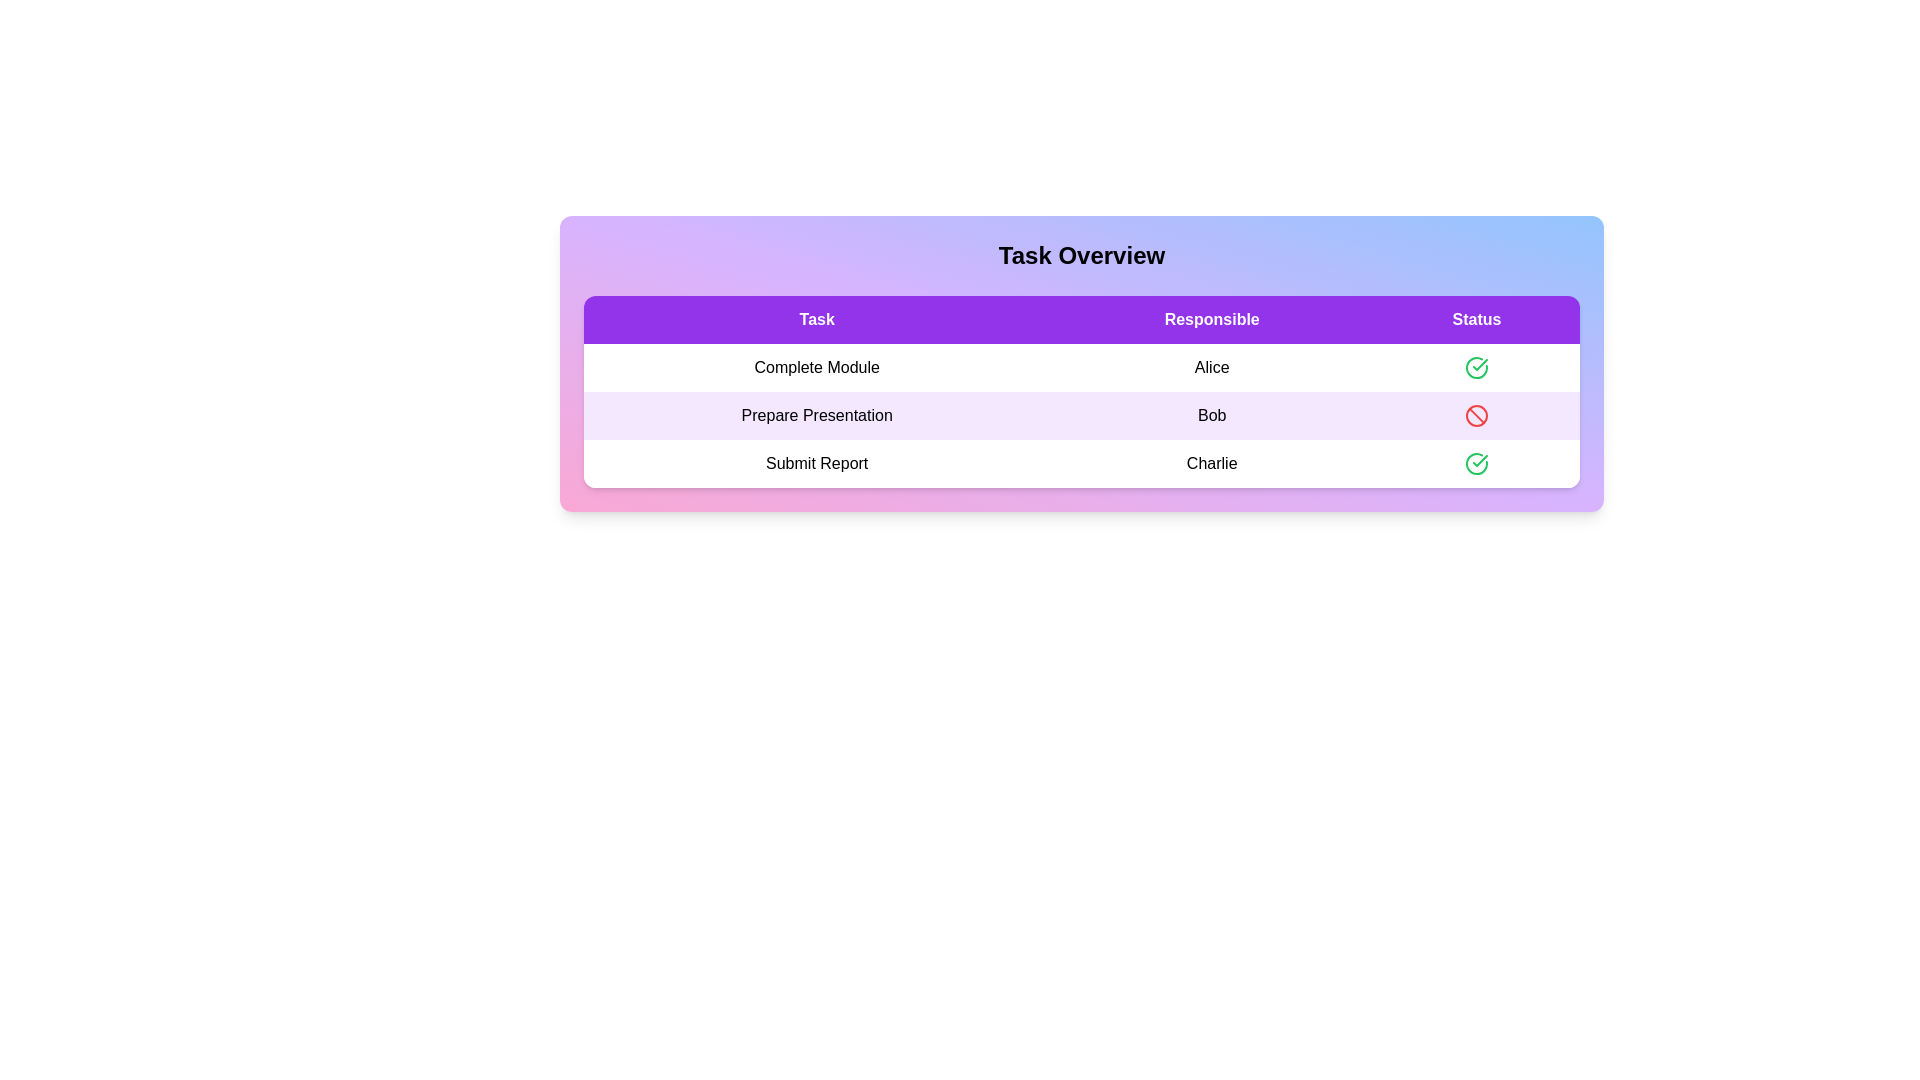  What do you see at coordinates (1477, 463) in the screenshot?
I see `the status indicator icon located in the bottom row under the 'Status' column, at the end of the 'Submit Report' row` at bounding box center [1477, 463].